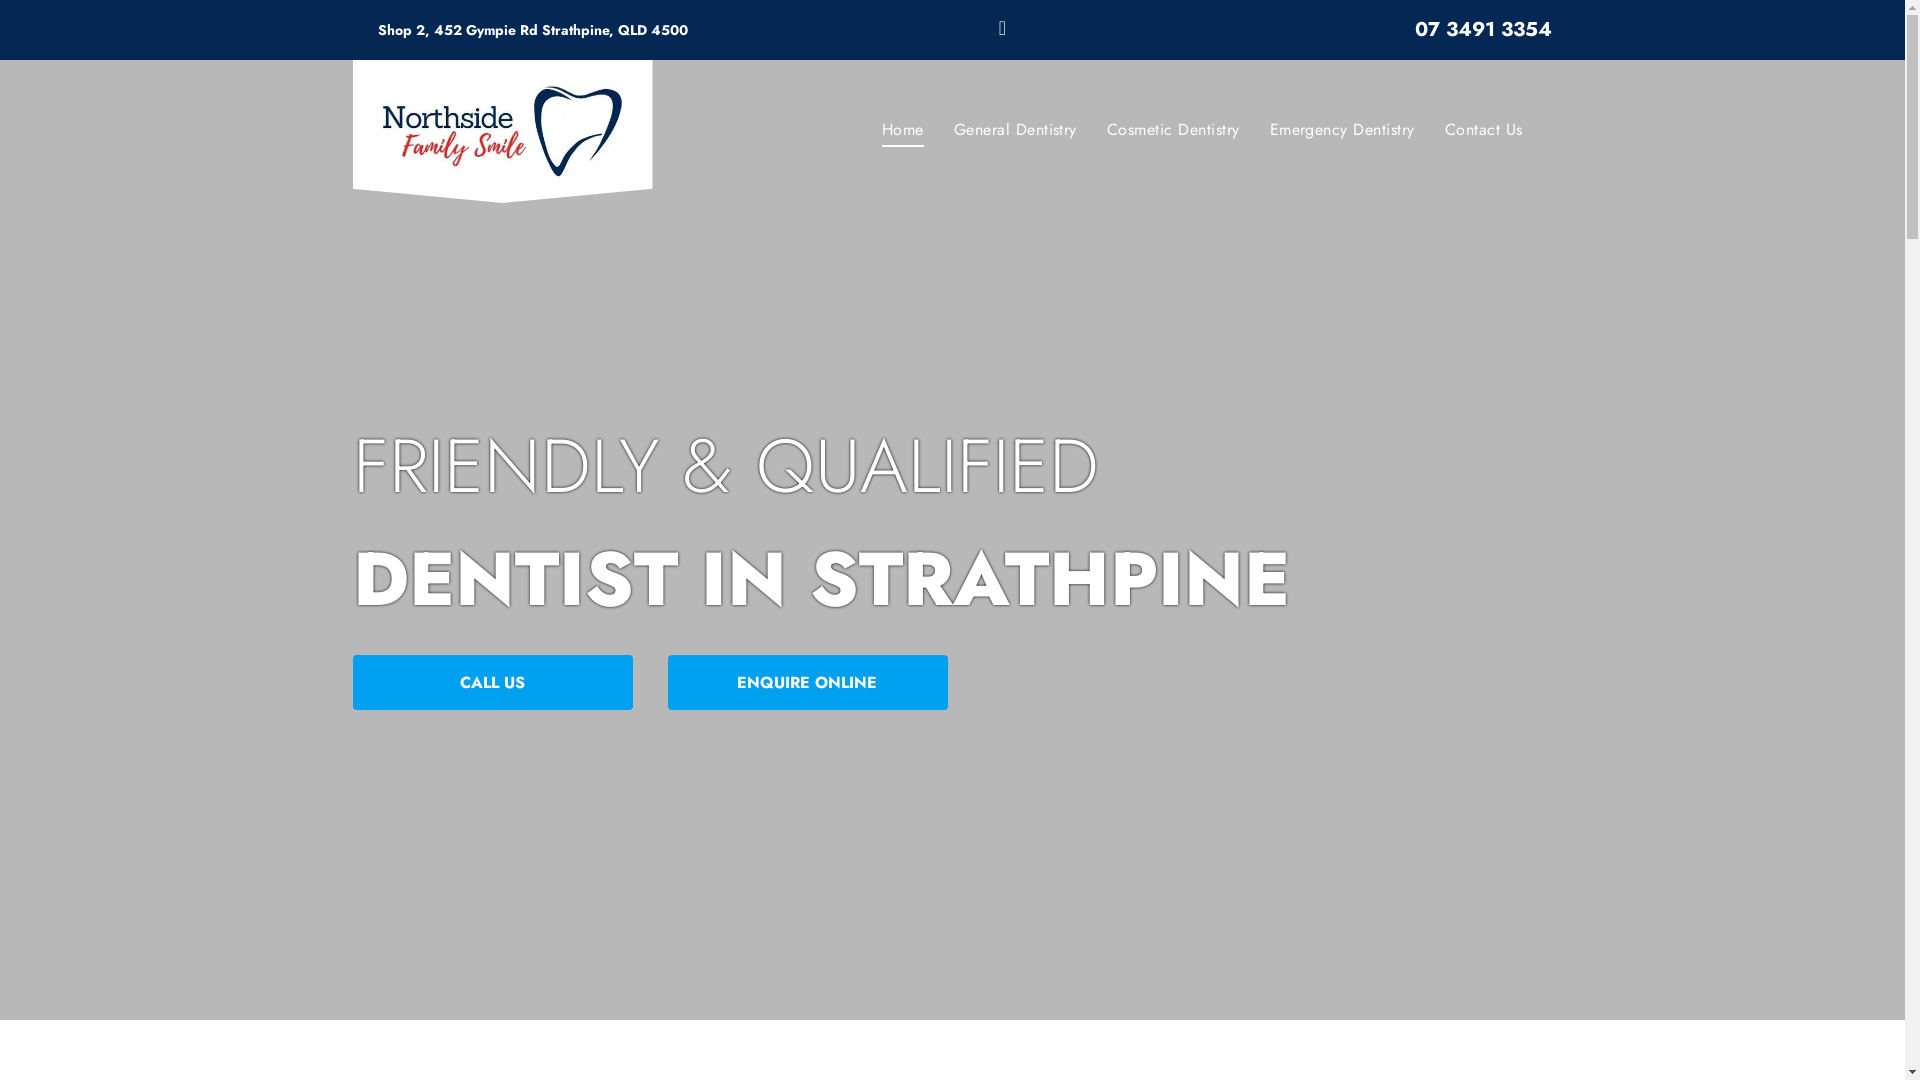 The height and width of the screenshot is (1080, 1920). I want to click on 'Northside Family Smiles', so click(502, 131).